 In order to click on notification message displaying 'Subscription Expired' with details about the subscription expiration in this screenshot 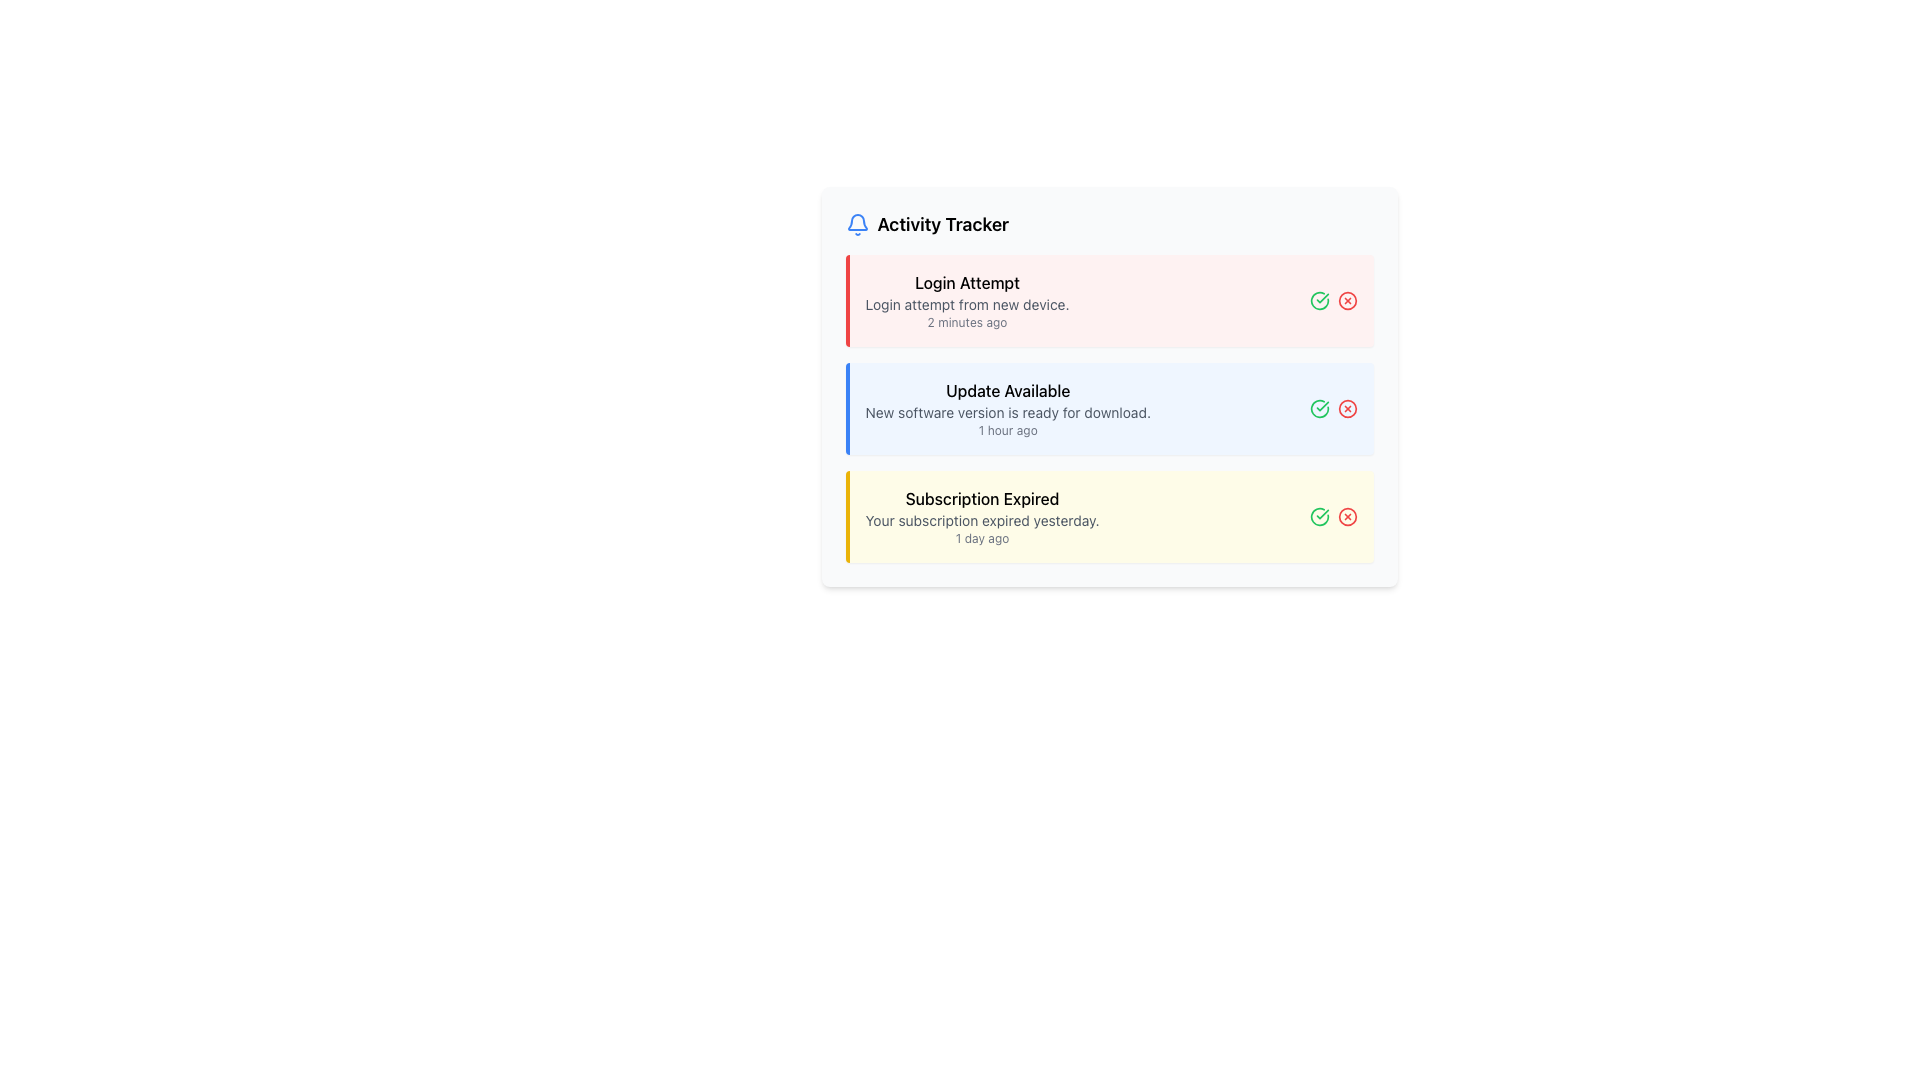, I will do `click(982, 515)`.